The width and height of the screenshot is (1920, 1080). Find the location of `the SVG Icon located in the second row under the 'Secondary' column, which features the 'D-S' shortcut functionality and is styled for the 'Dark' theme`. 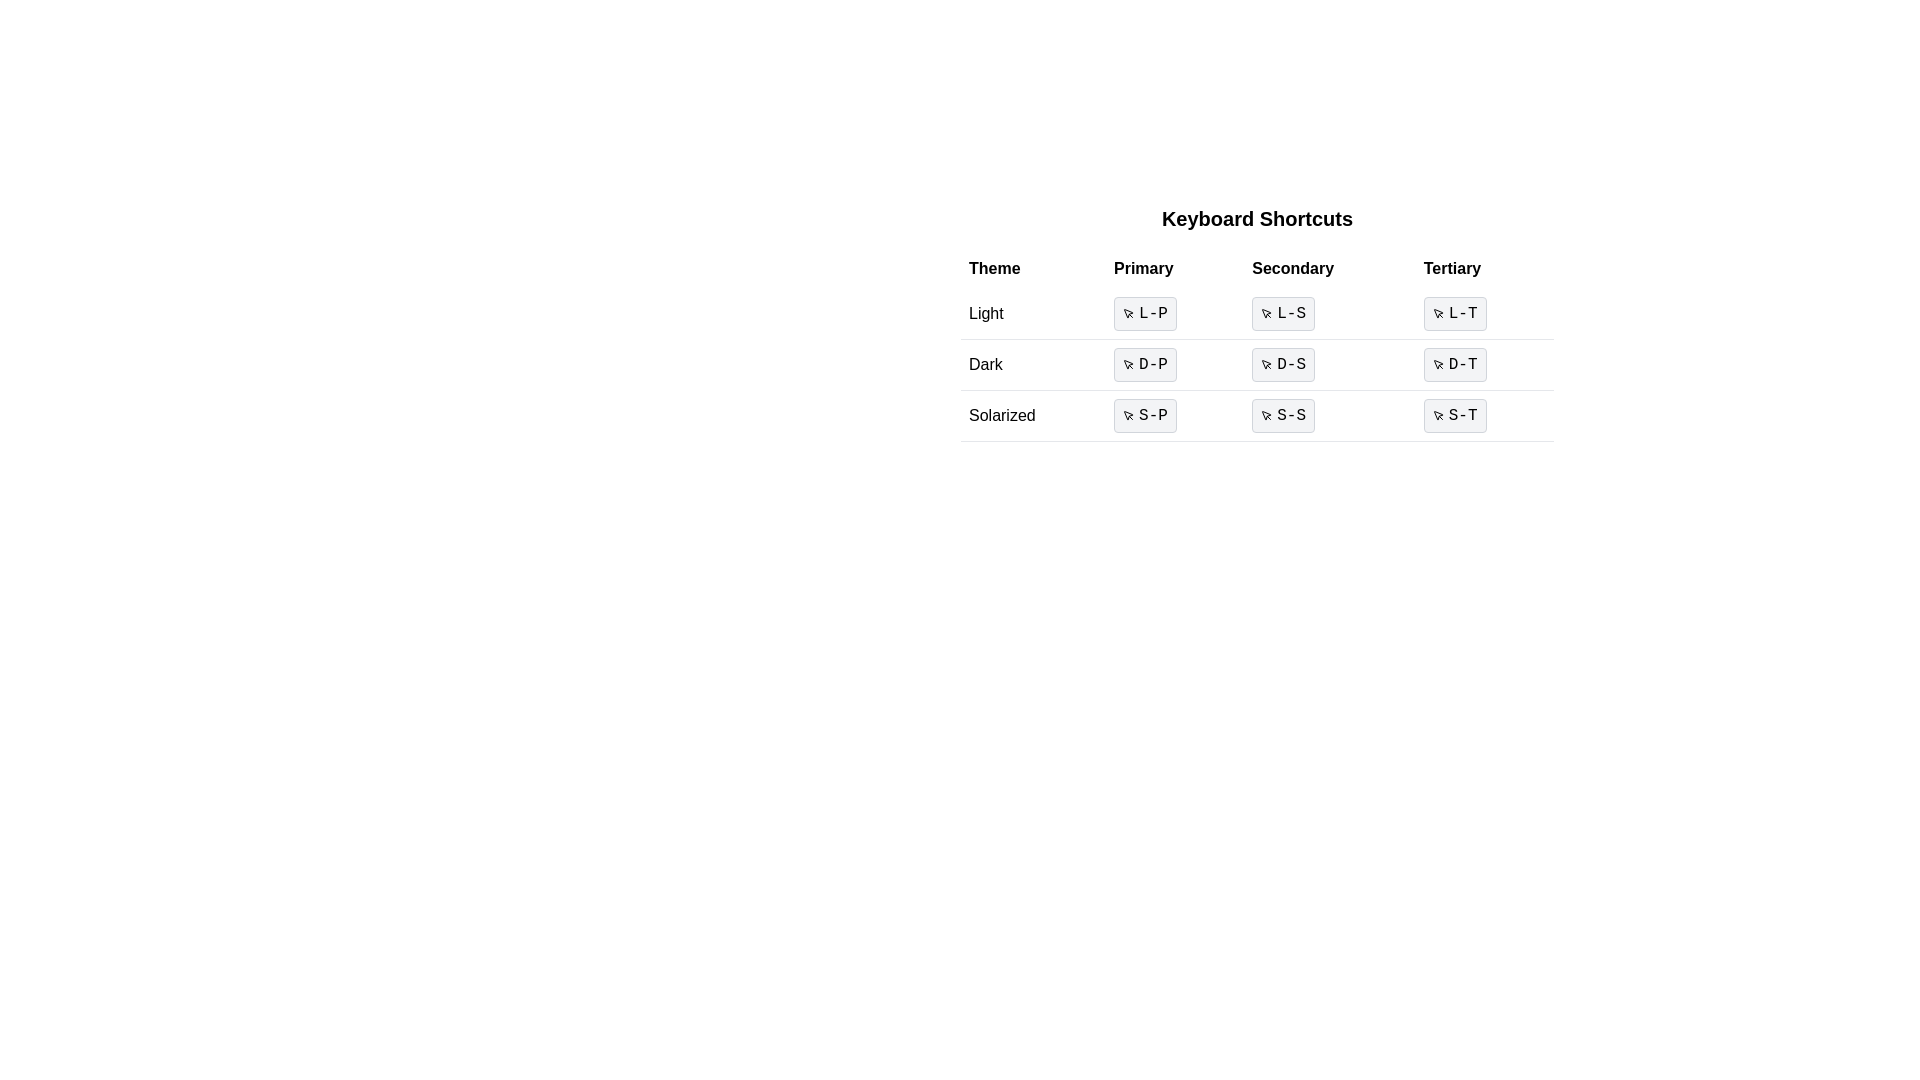

the SVG Icon located in the second row under the 'Secondary' column, which features the 'D-S' shortcut functionality and is styled for the 'Dark' theme is located at coordinates (1266, 365).